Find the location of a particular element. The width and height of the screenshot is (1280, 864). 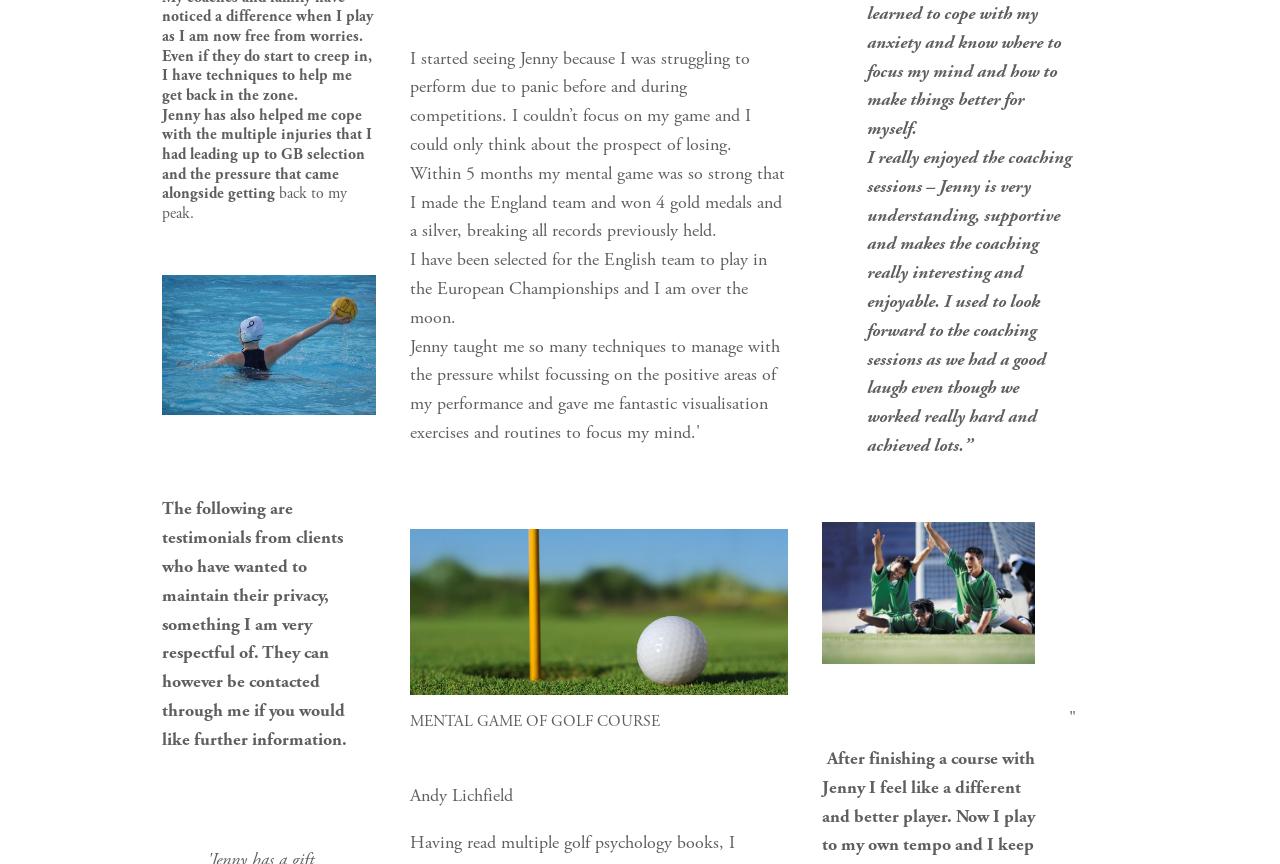

'The following are testimonials from clients who have wanted to maintain their privacy, something I am very respectful of. They can however be contacted through me if you would like further information.' is located at coordinates (254, 622).